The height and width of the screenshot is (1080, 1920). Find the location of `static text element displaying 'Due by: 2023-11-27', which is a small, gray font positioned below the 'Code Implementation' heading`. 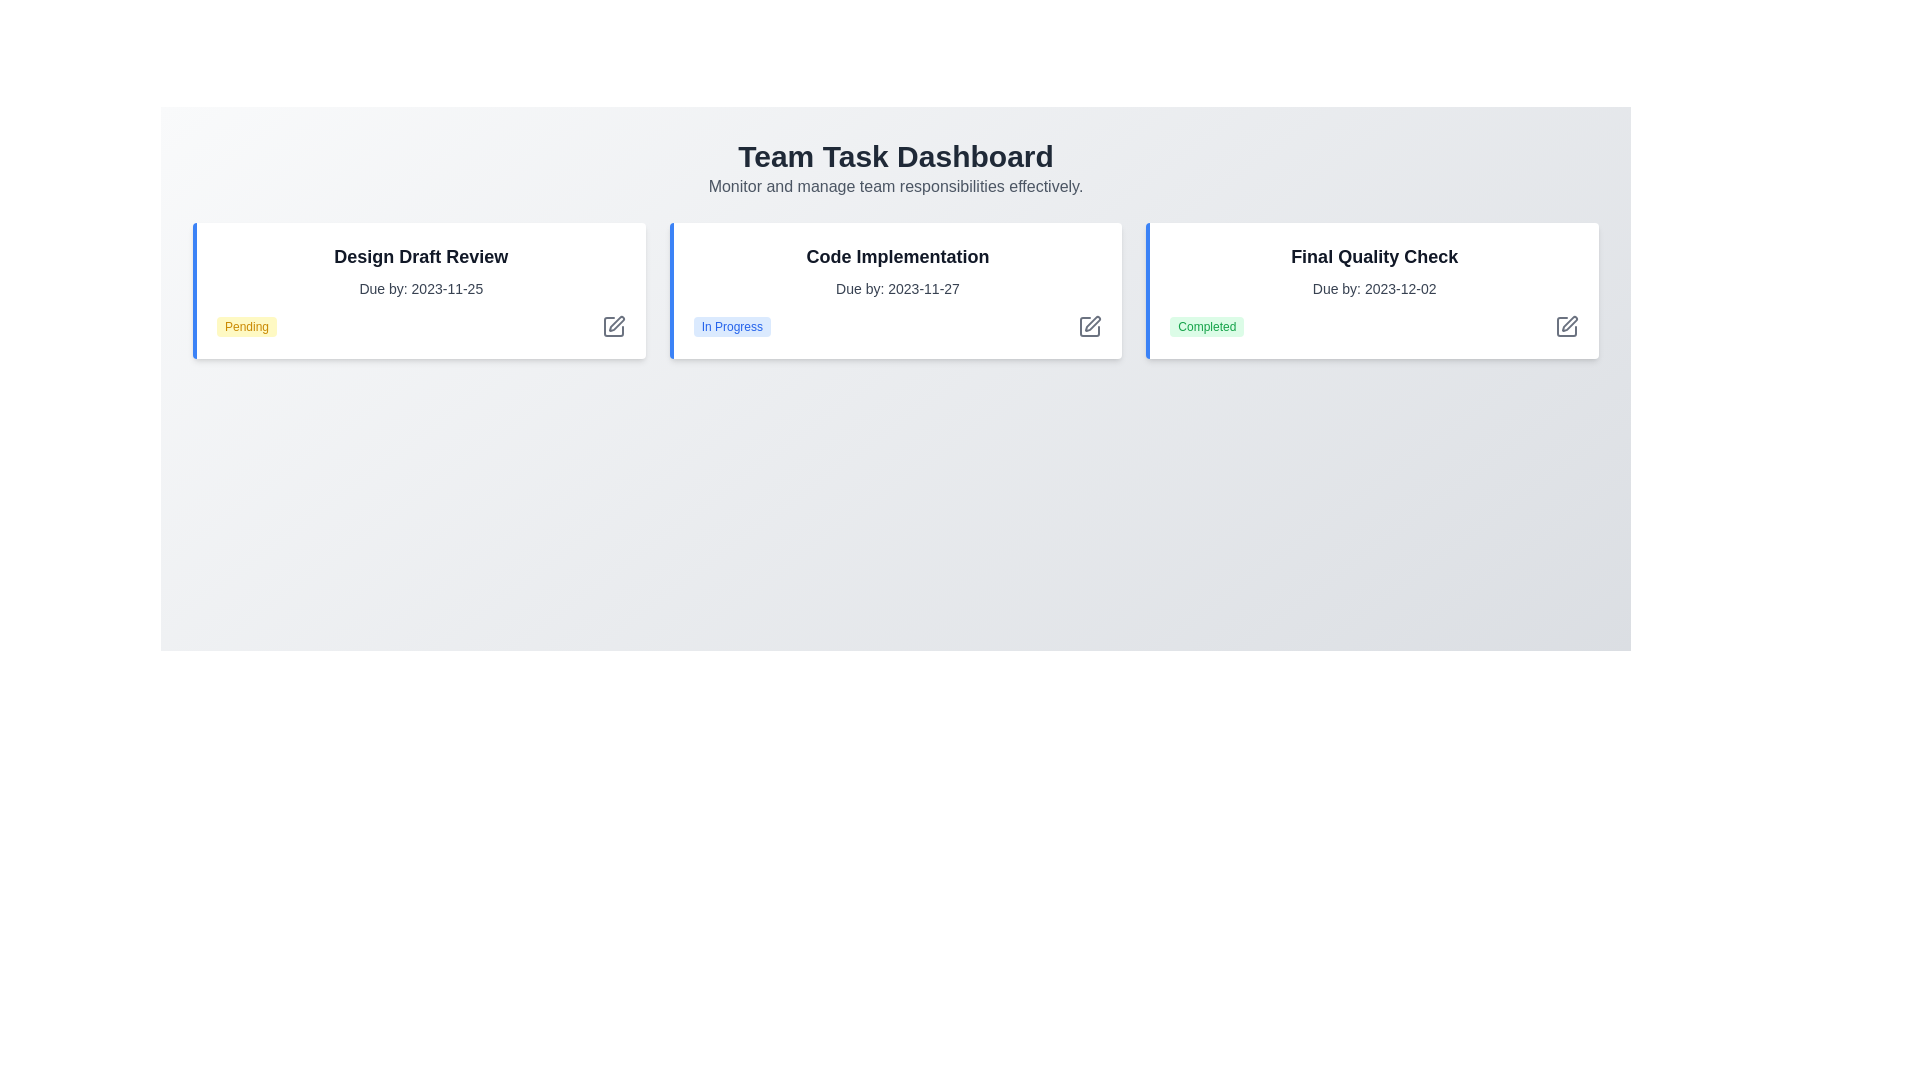

static text element displaying 'Due by: 2023-11-27', which is a small, gray font positioned below the 'Code Implementation' heading is located at coordinates (896, 289).